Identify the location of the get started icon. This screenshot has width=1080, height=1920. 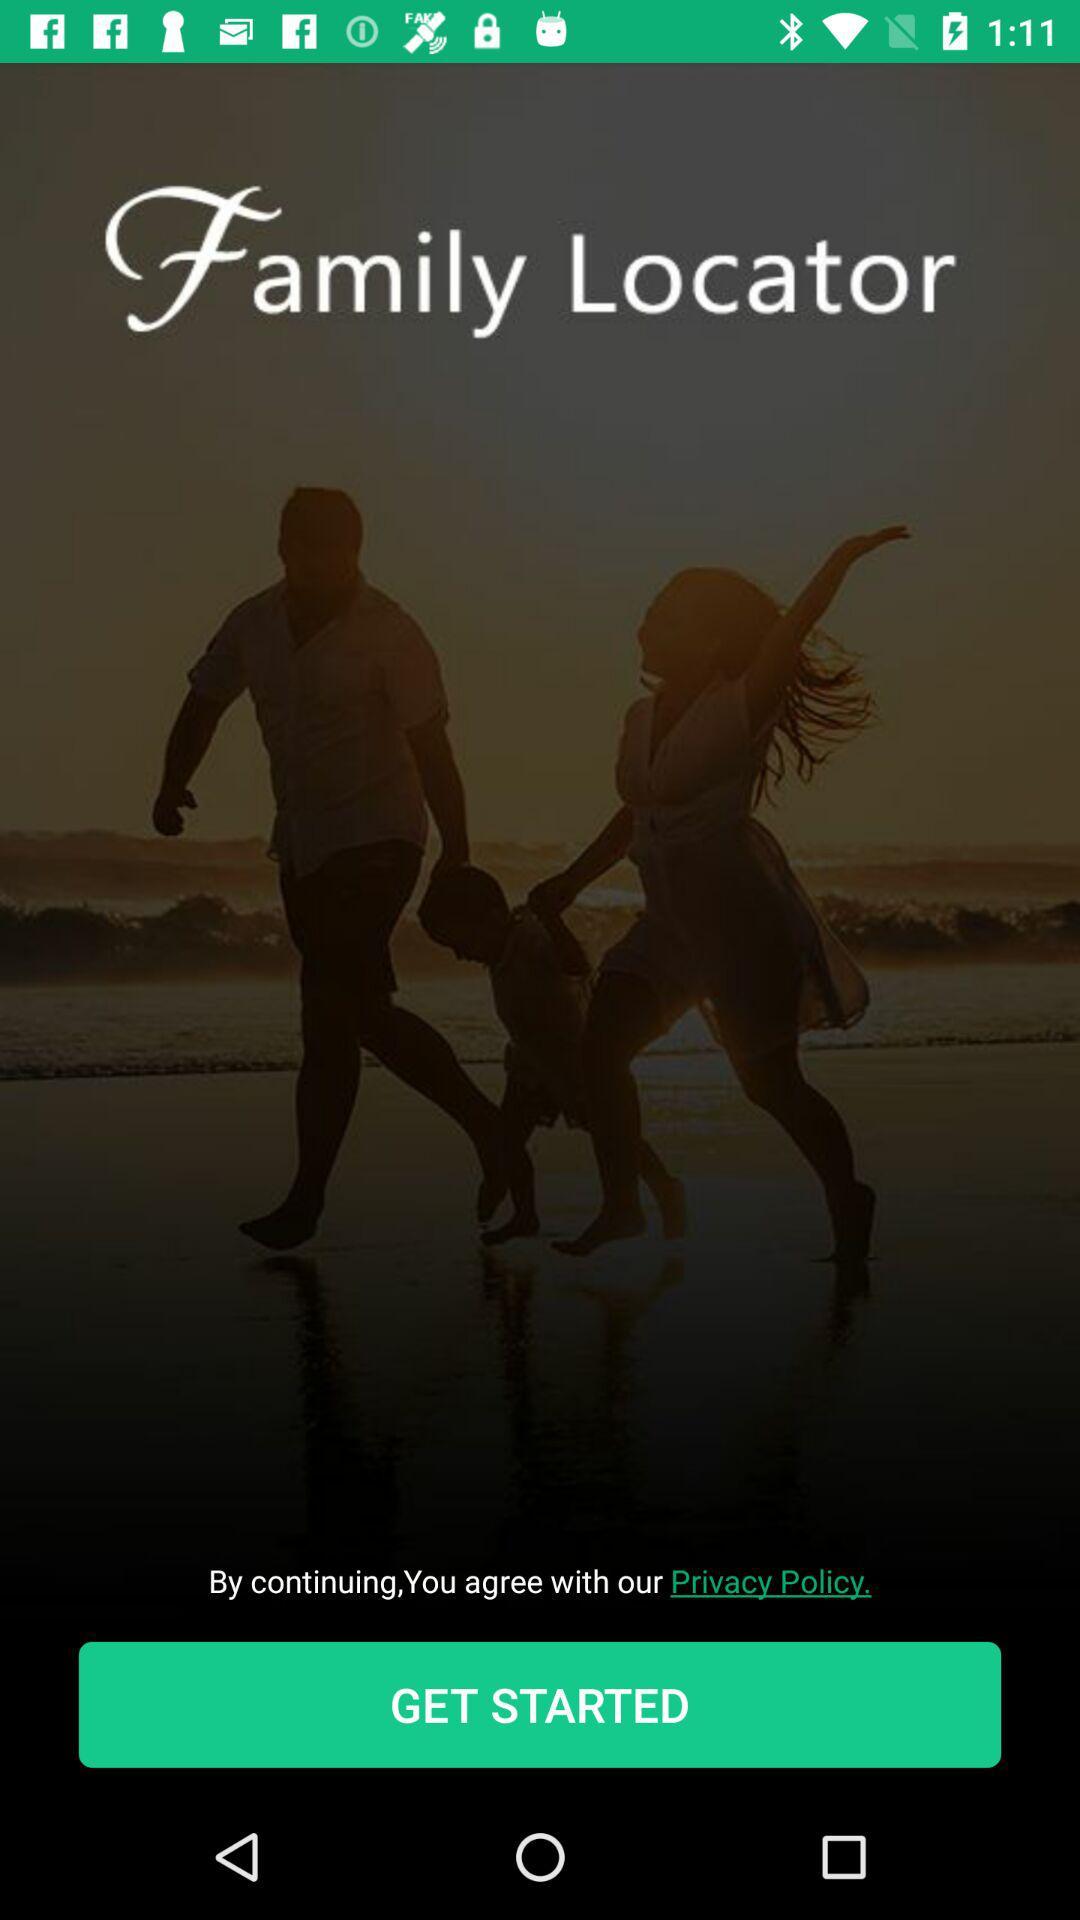
(540, 1703).